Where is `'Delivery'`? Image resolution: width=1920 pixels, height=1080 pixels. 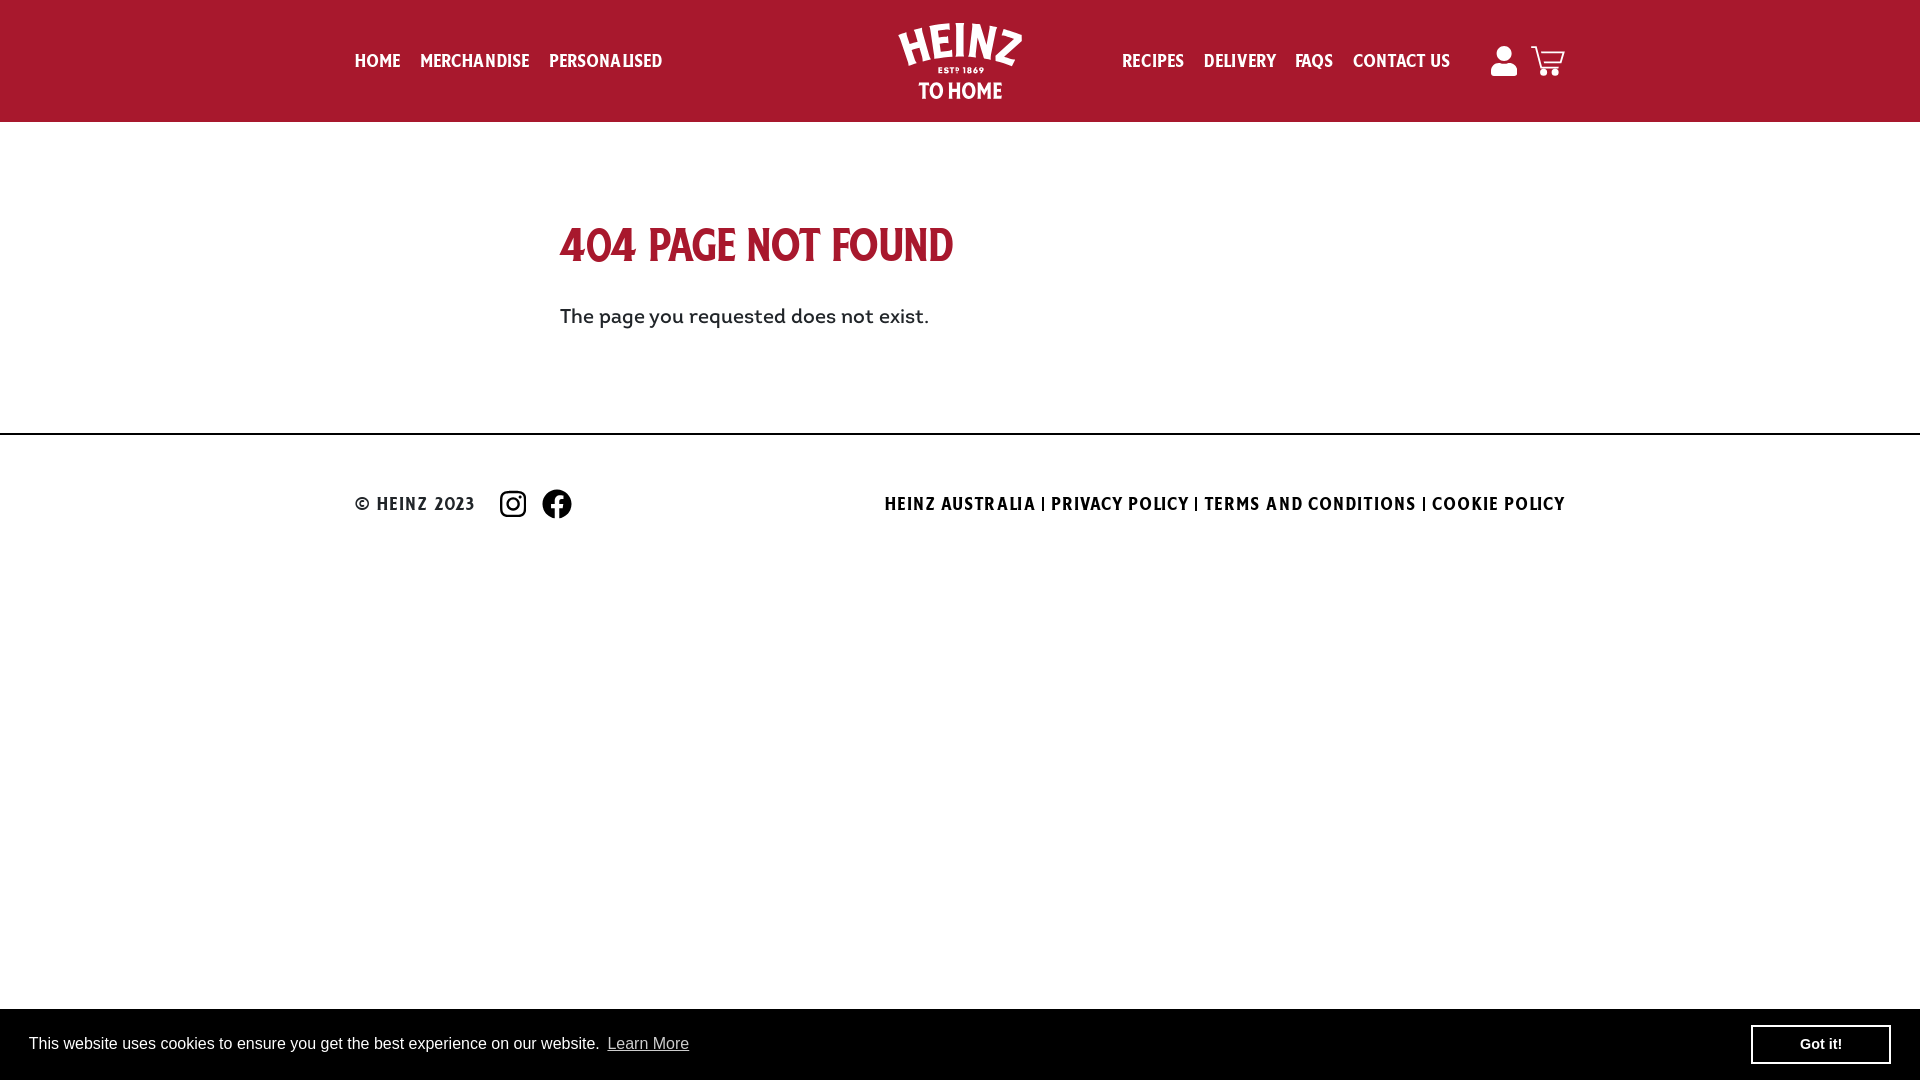 'Delivery' is located at coordinates (1203, 60).